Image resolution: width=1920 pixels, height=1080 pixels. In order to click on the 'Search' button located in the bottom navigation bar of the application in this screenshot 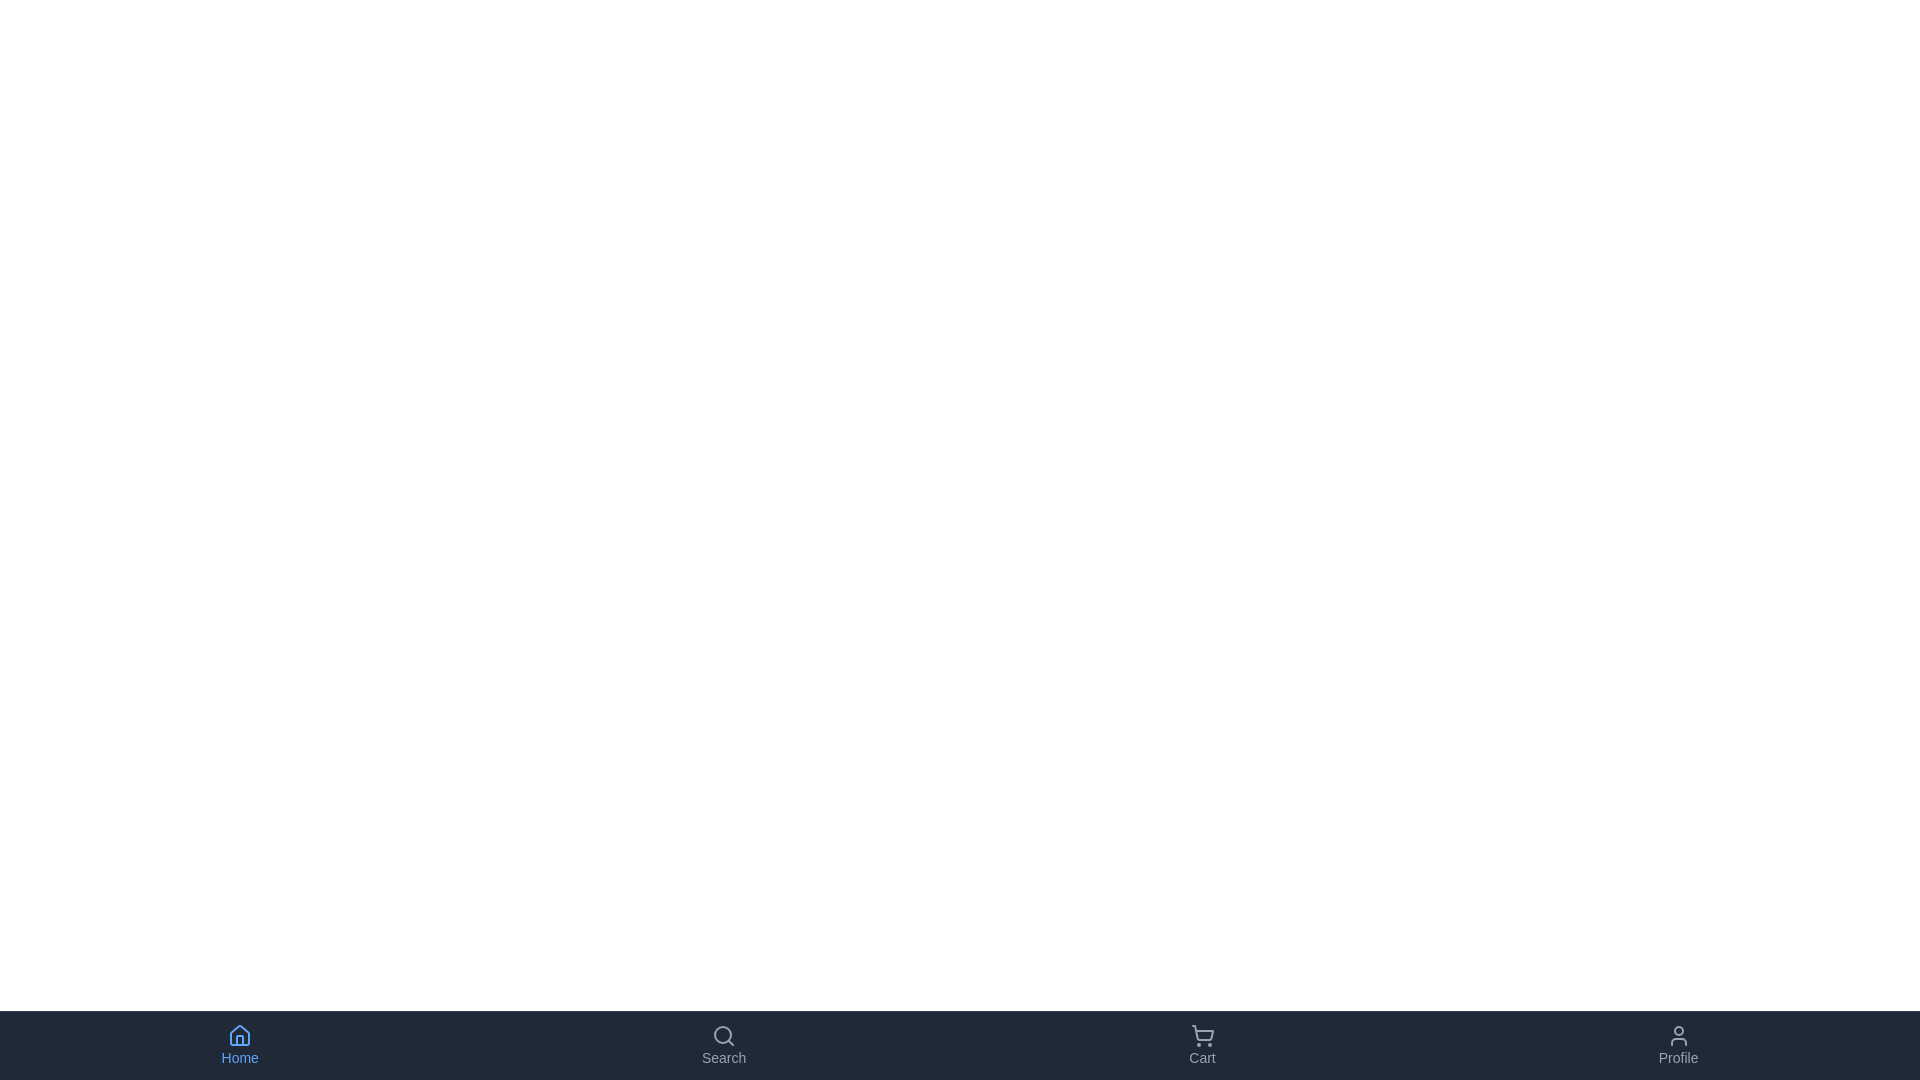, I will do `click(723, 1044)`.